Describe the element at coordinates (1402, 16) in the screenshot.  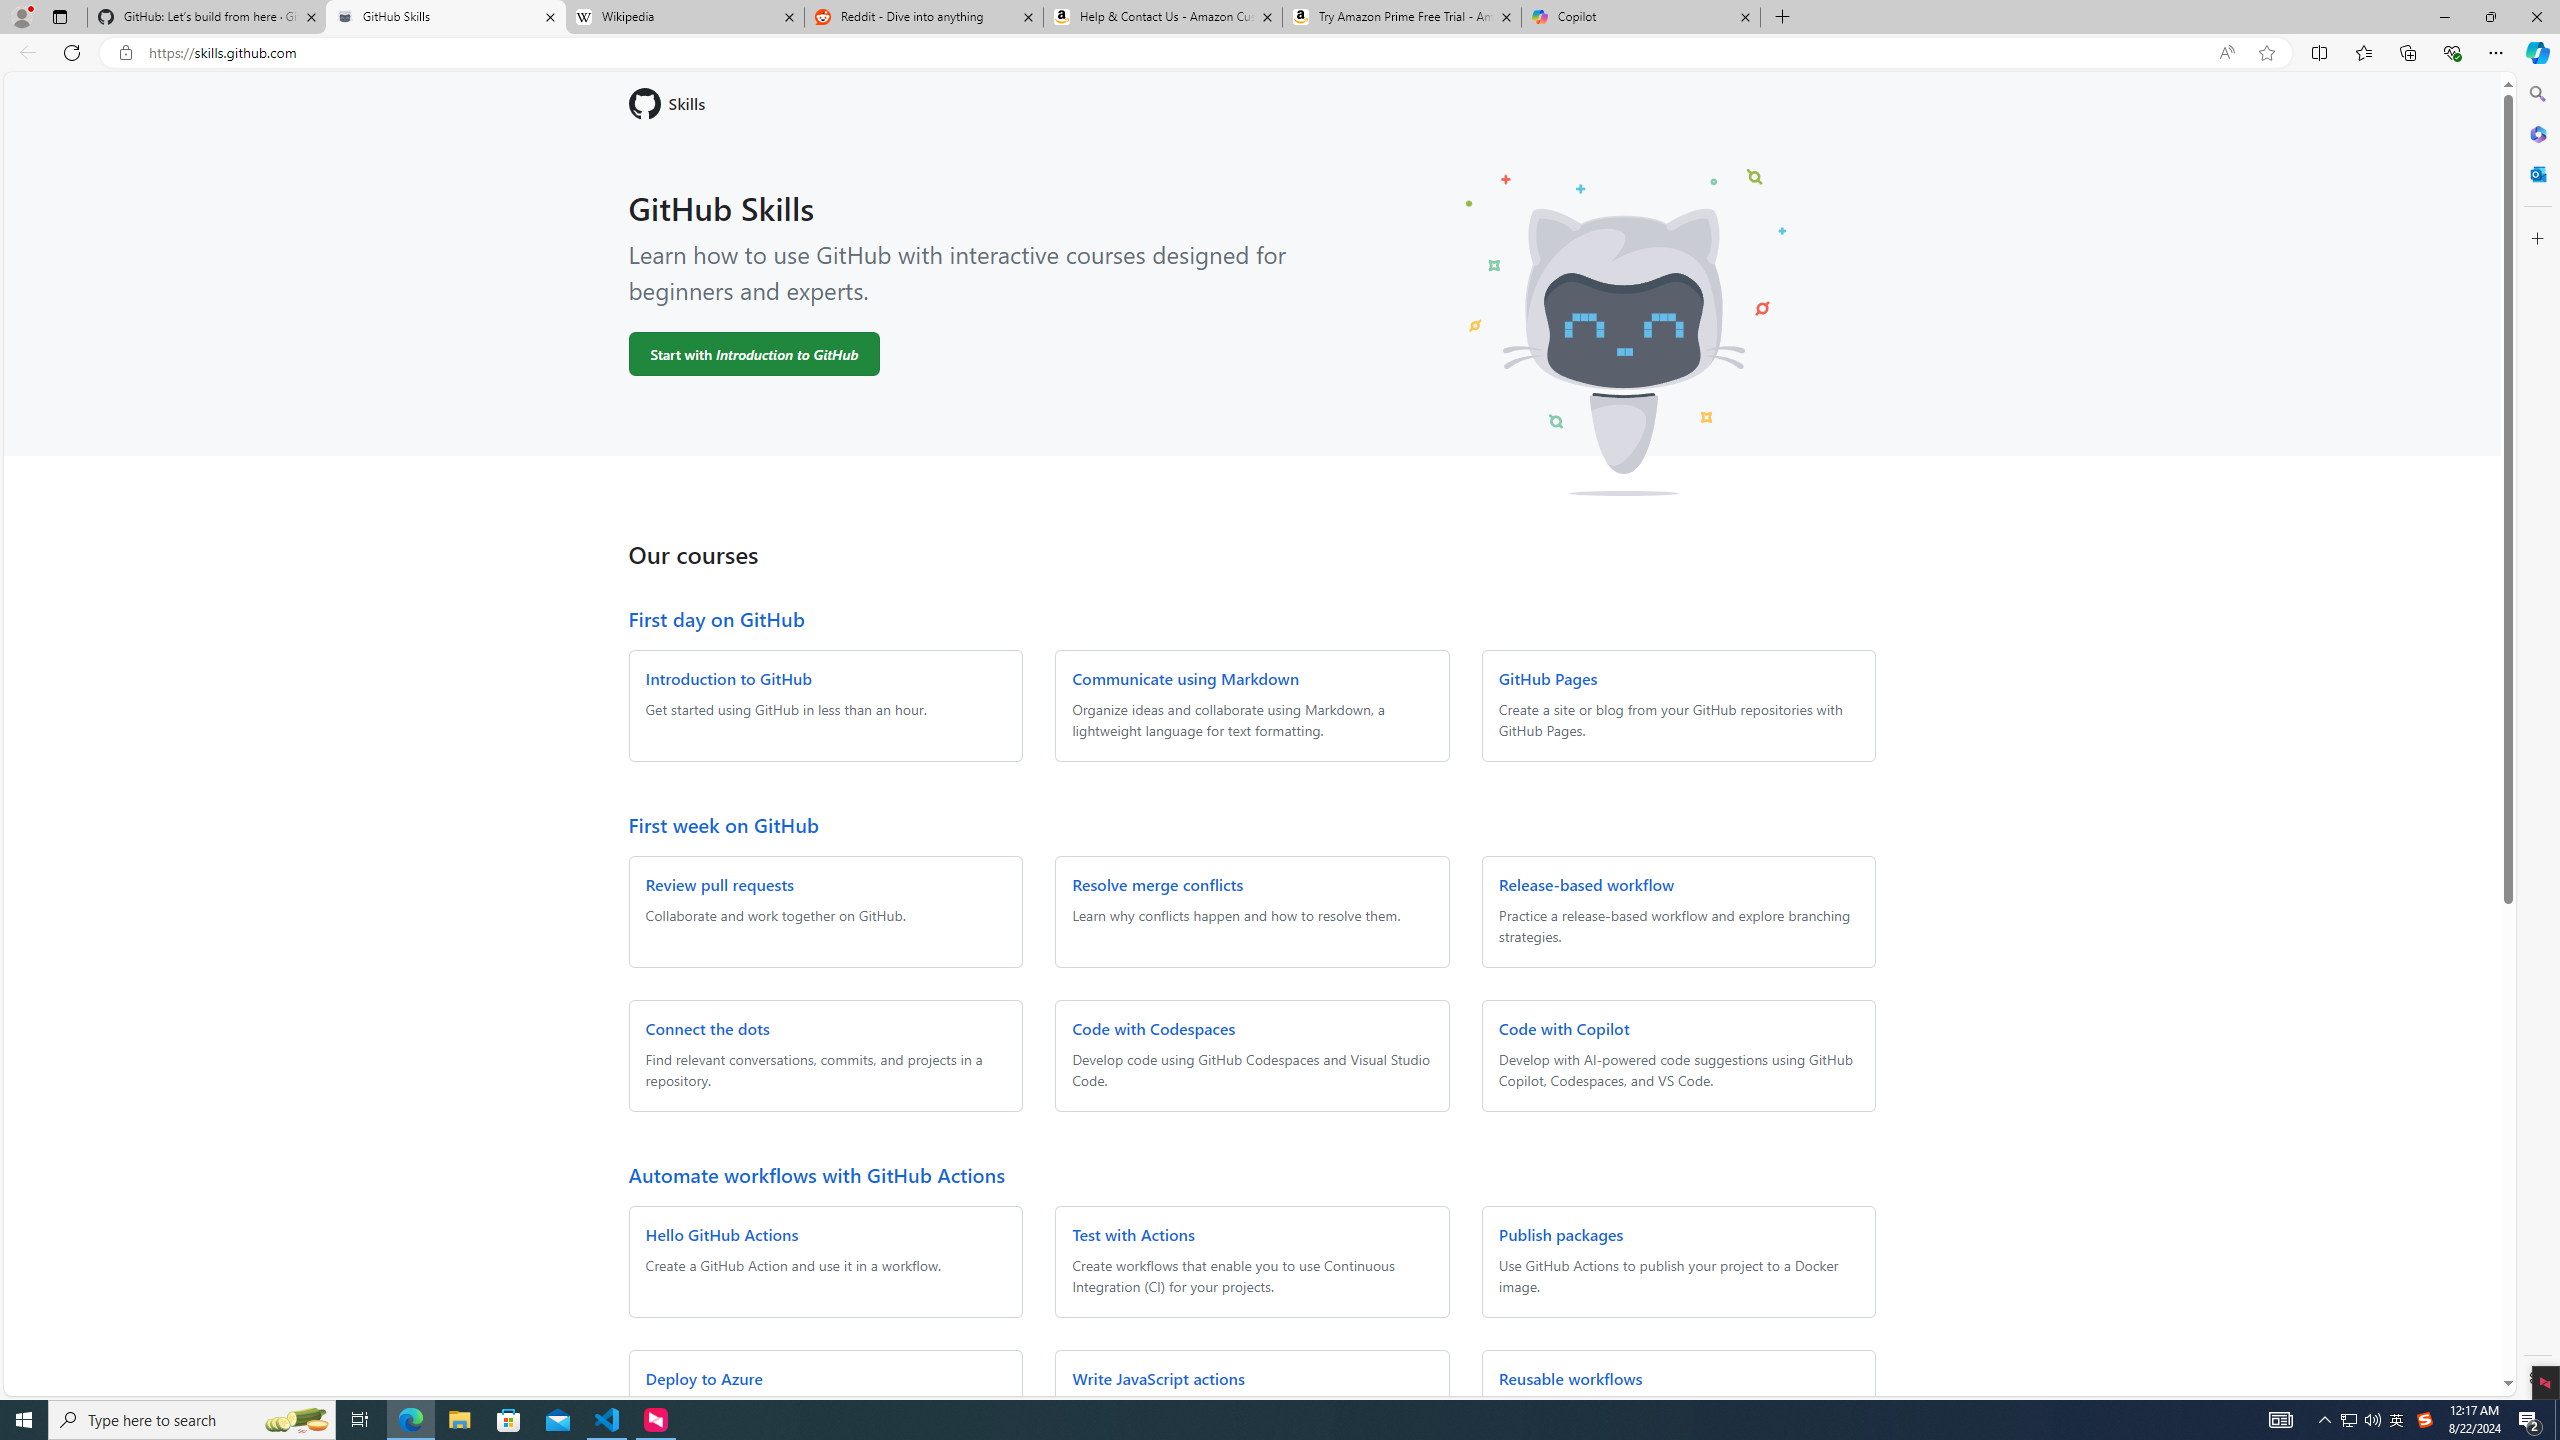
I see `'Try Amazon Prime Free Trial - Amazon Customer Service'` at that location.